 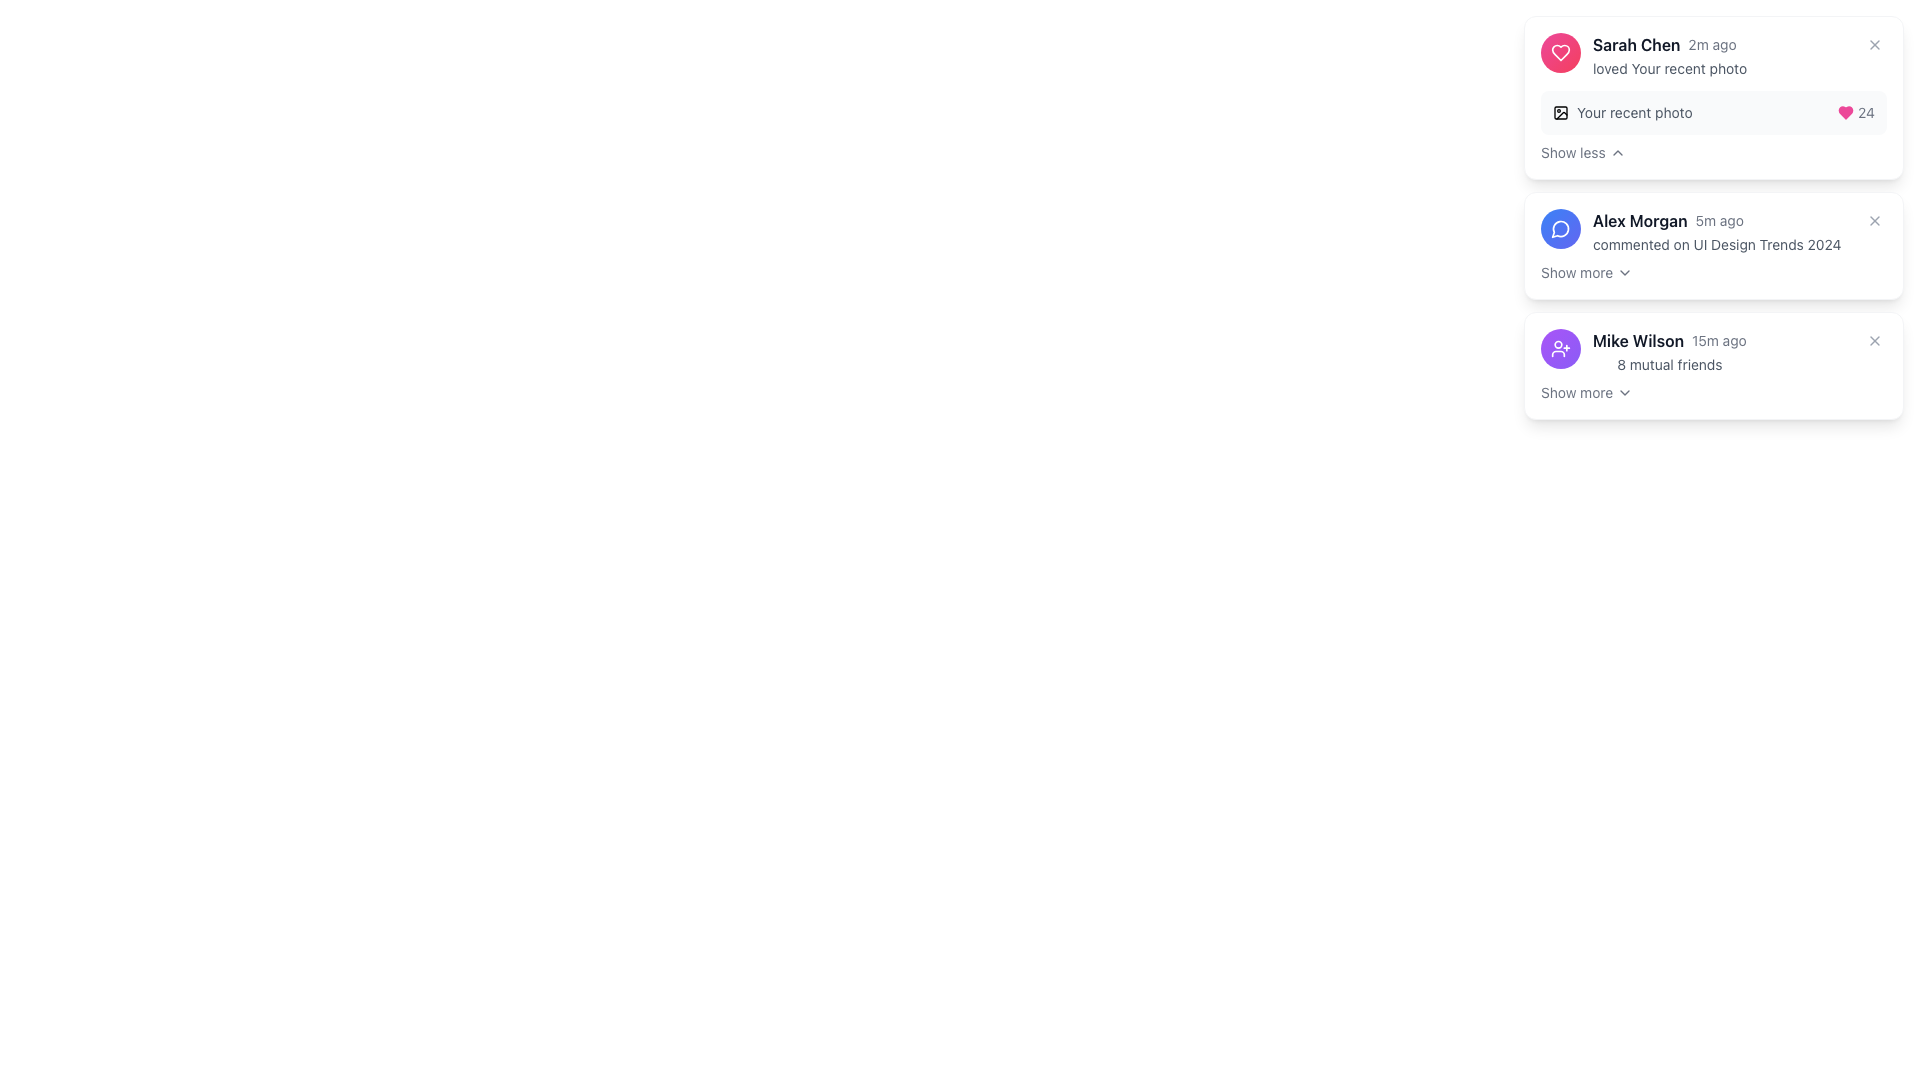 What do you see at coordinates (1874, 45) in the screenshot?
I see `the dismissal button located at the top-right corner of Sarah Chen's activity notification card for contextual understanding` at bounding box center [1874, 45].